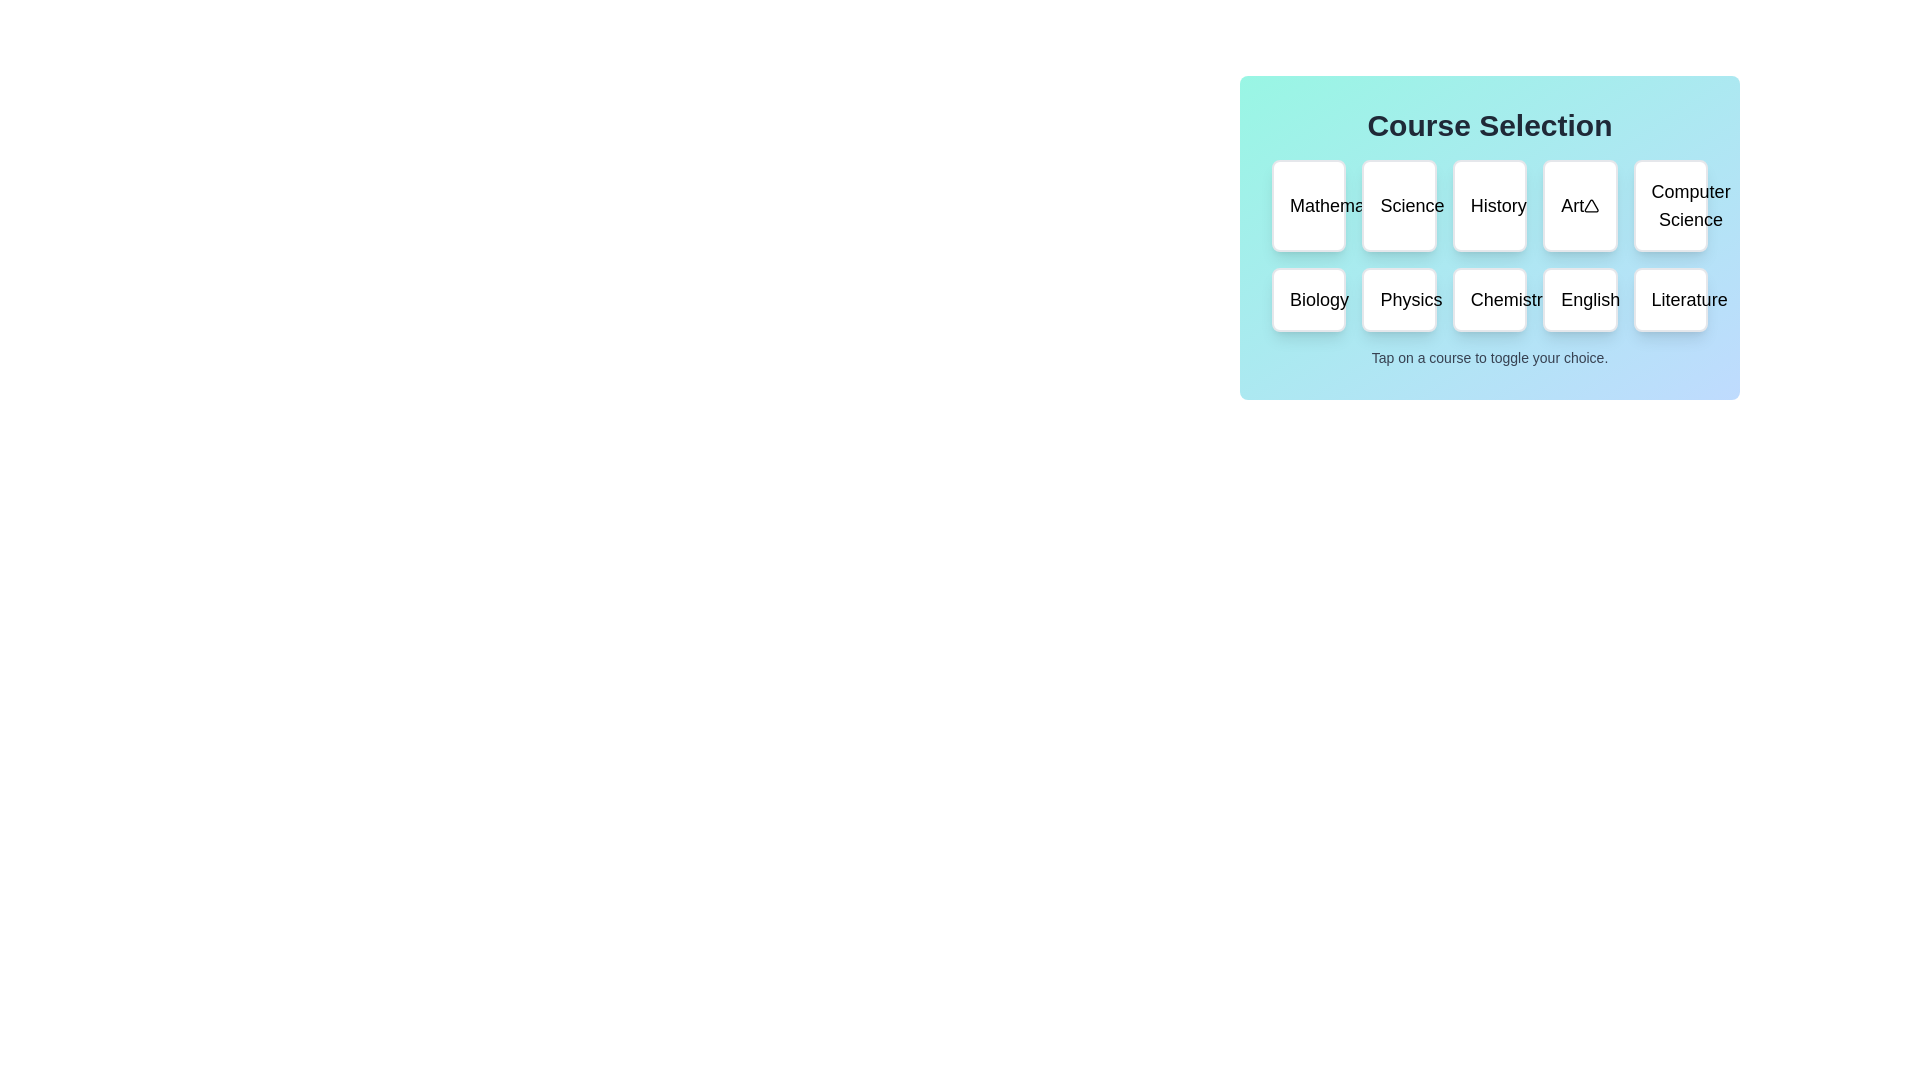  What do you see at coordinates (1578, 300) in the screenshot?
I see `the course English` at bounding box center [1578, 300].